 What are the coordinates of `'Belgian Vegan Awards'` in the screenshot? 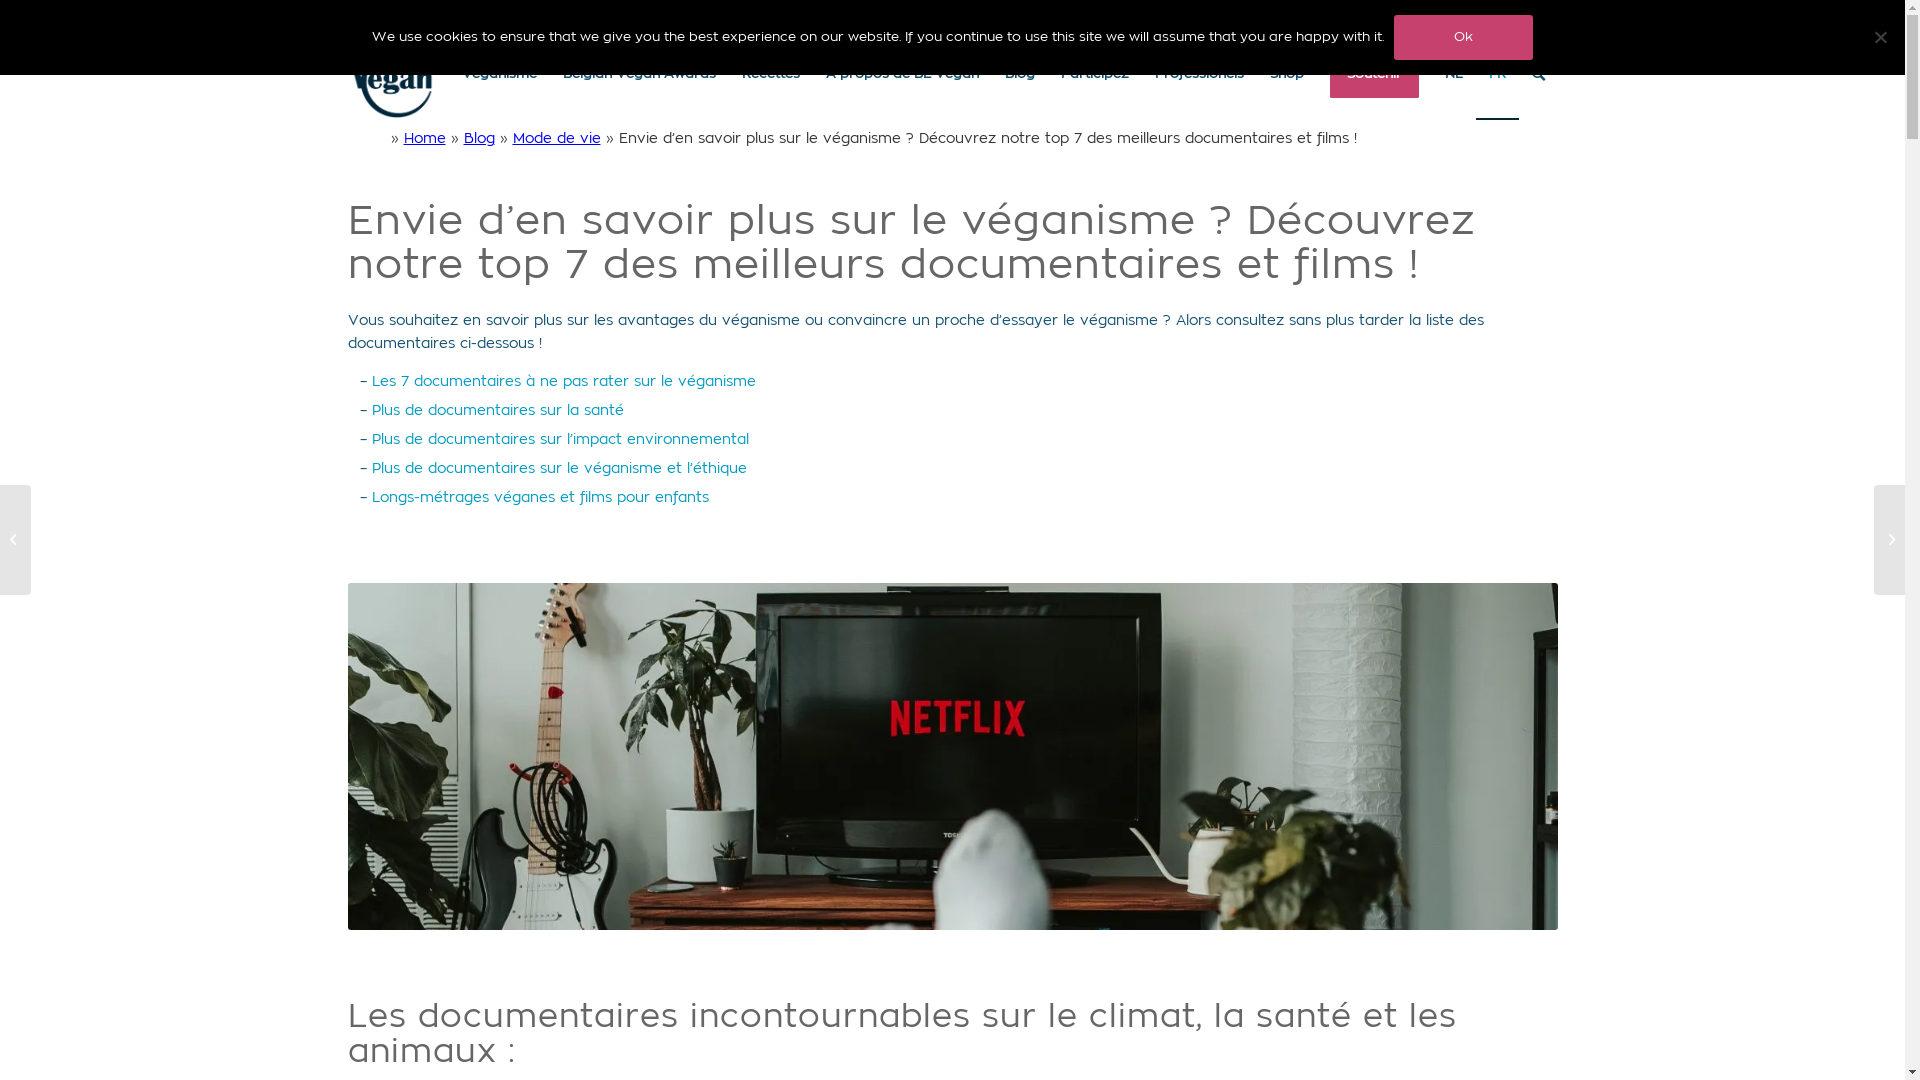 It's located at (550, 73).